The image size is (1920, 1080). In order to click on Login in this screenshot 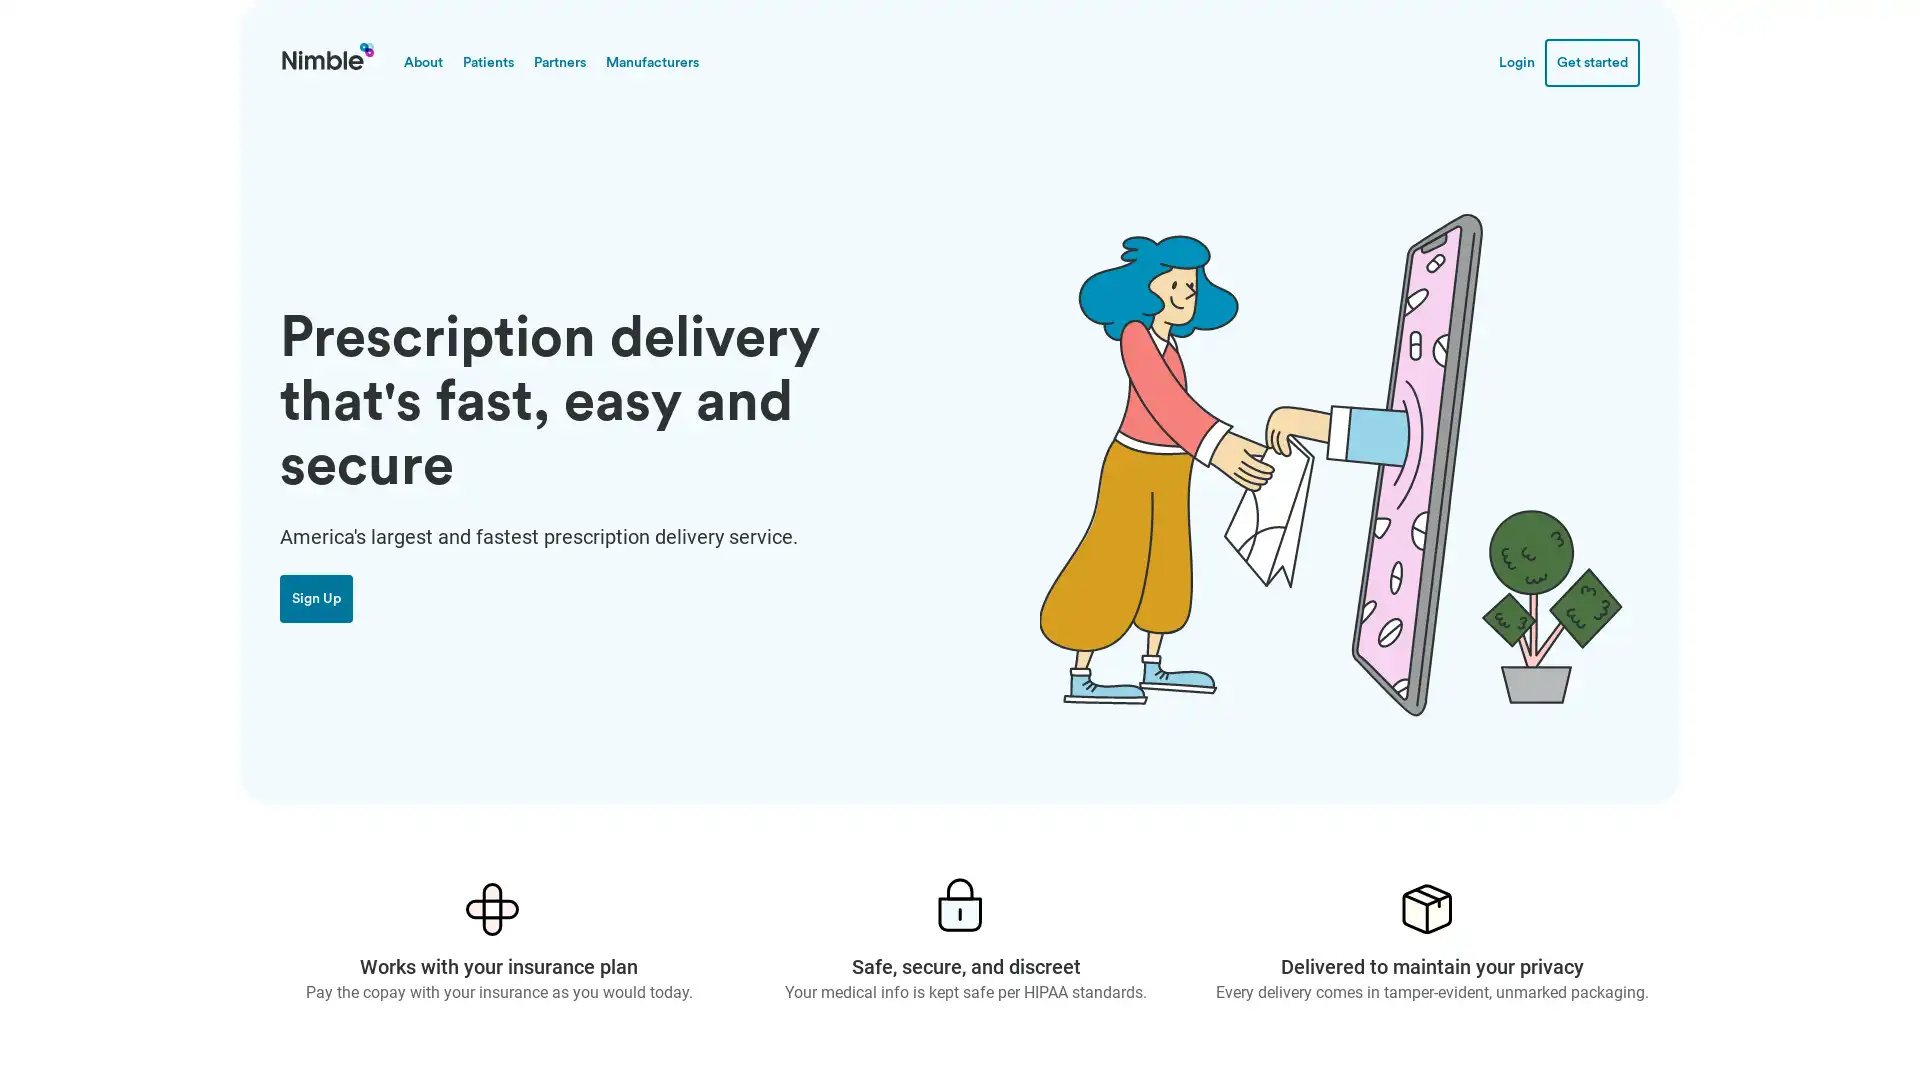, I will do `click(1516, 60)`.